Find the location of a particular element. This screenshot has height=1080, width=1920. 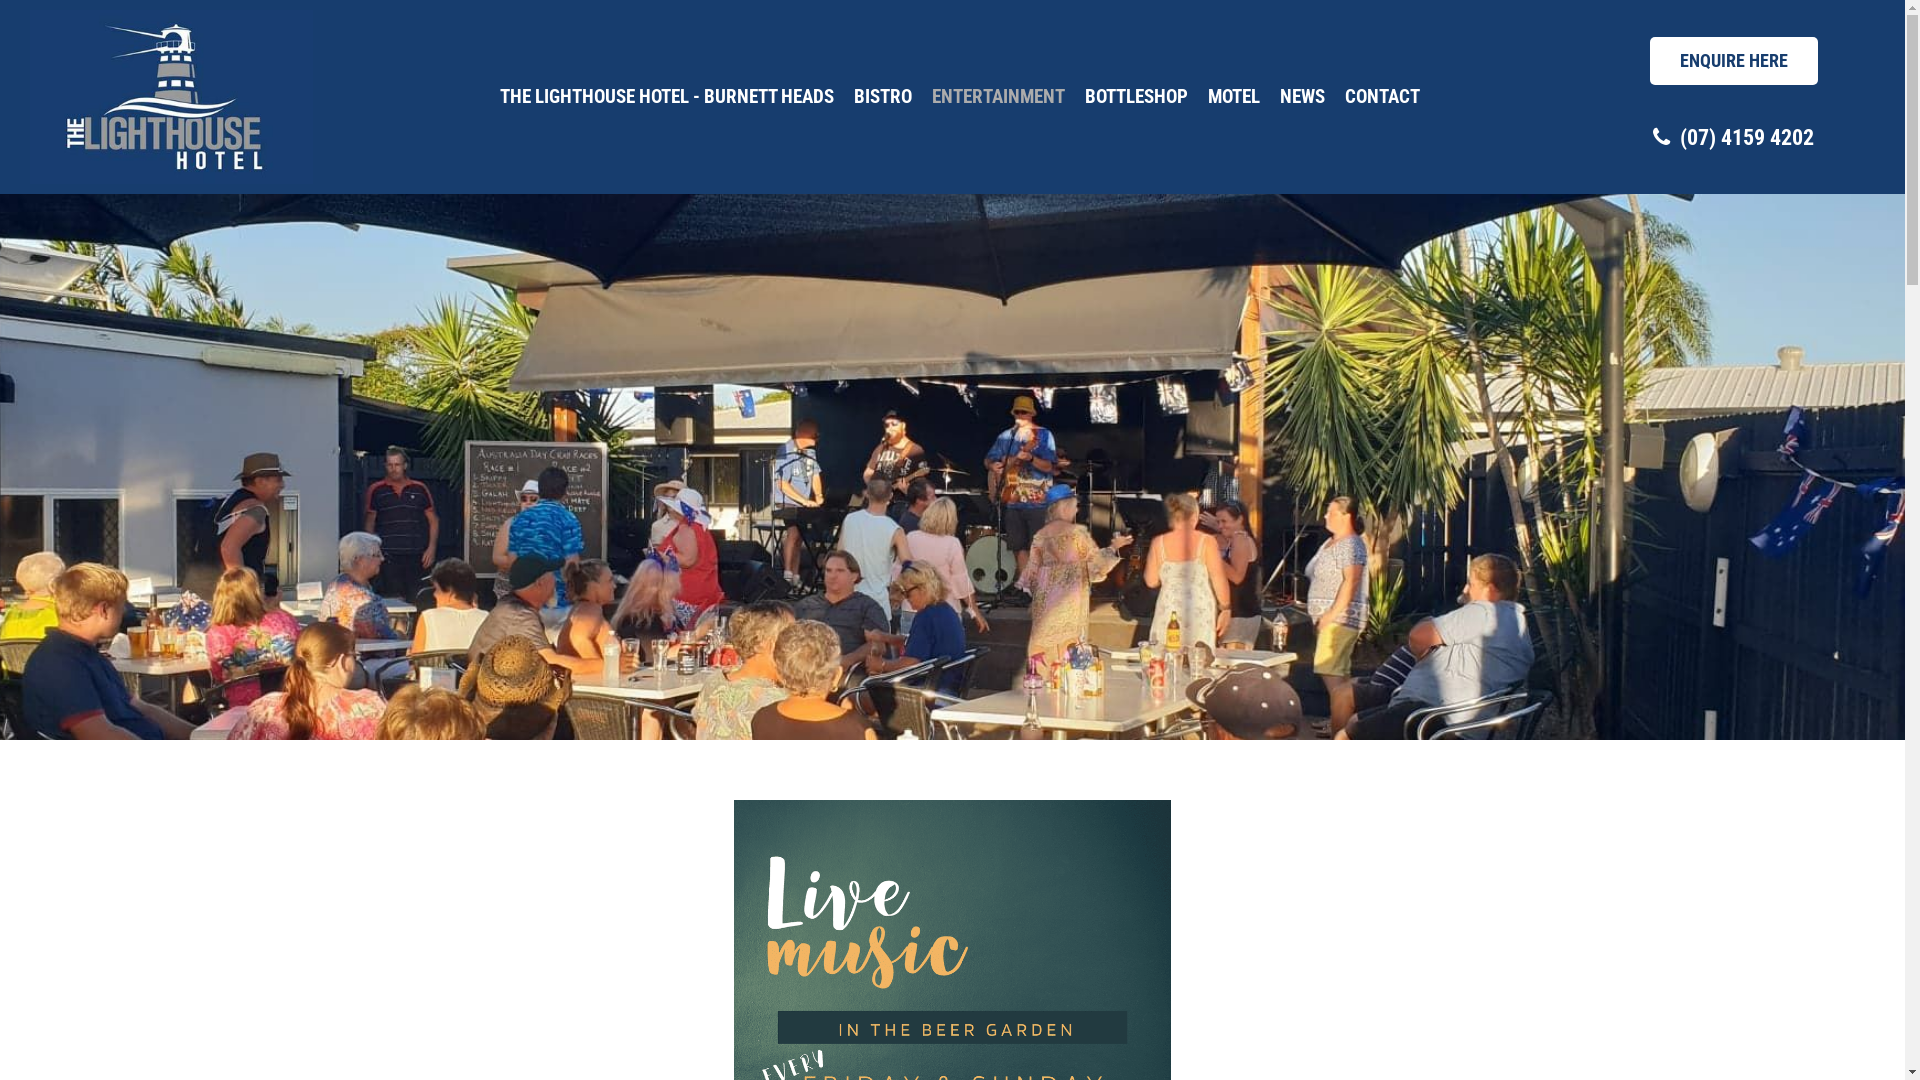

'THE LIGHTHOUSE HOTEL - BURNETT HEADS' is located at coordinates (667, 96).